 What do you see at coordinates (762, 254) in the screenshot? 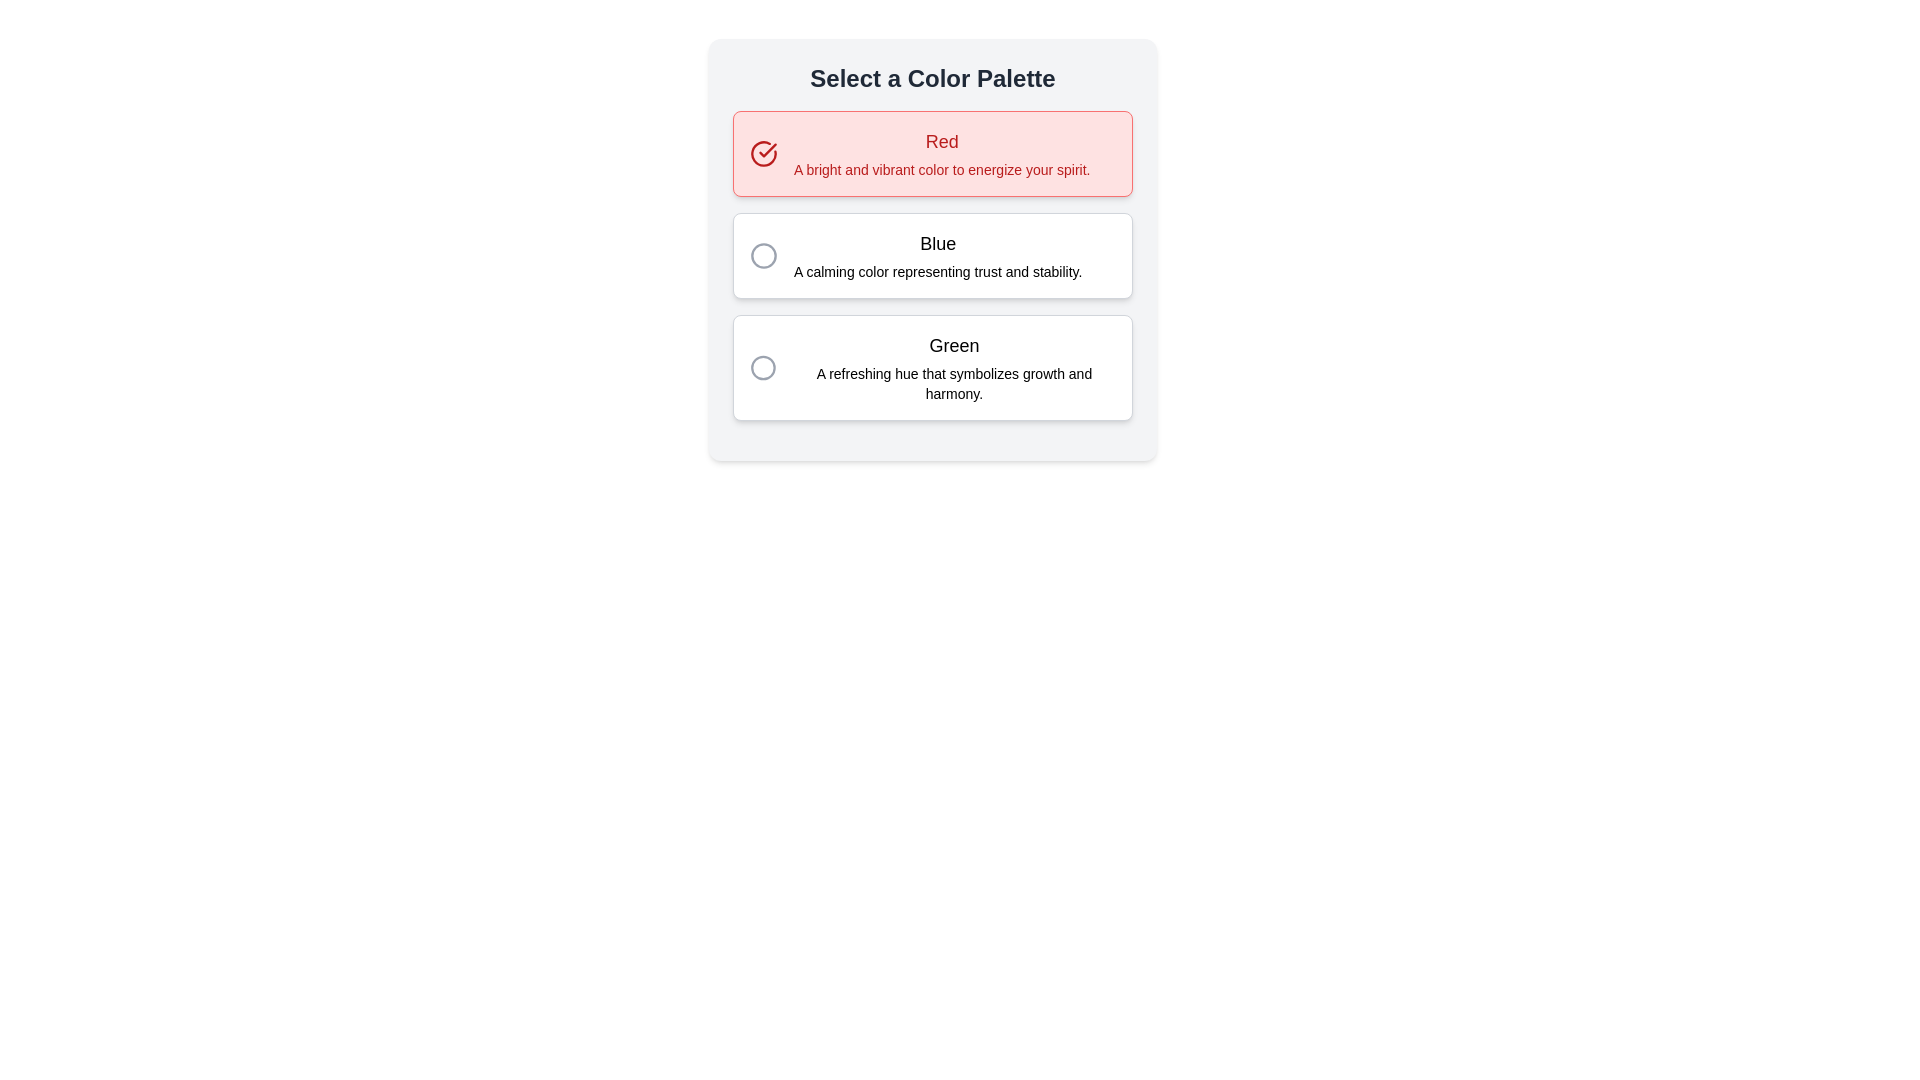
I see `the visual indicator associated with the 'Blue' option in the list` at bounding box center [762, 254].